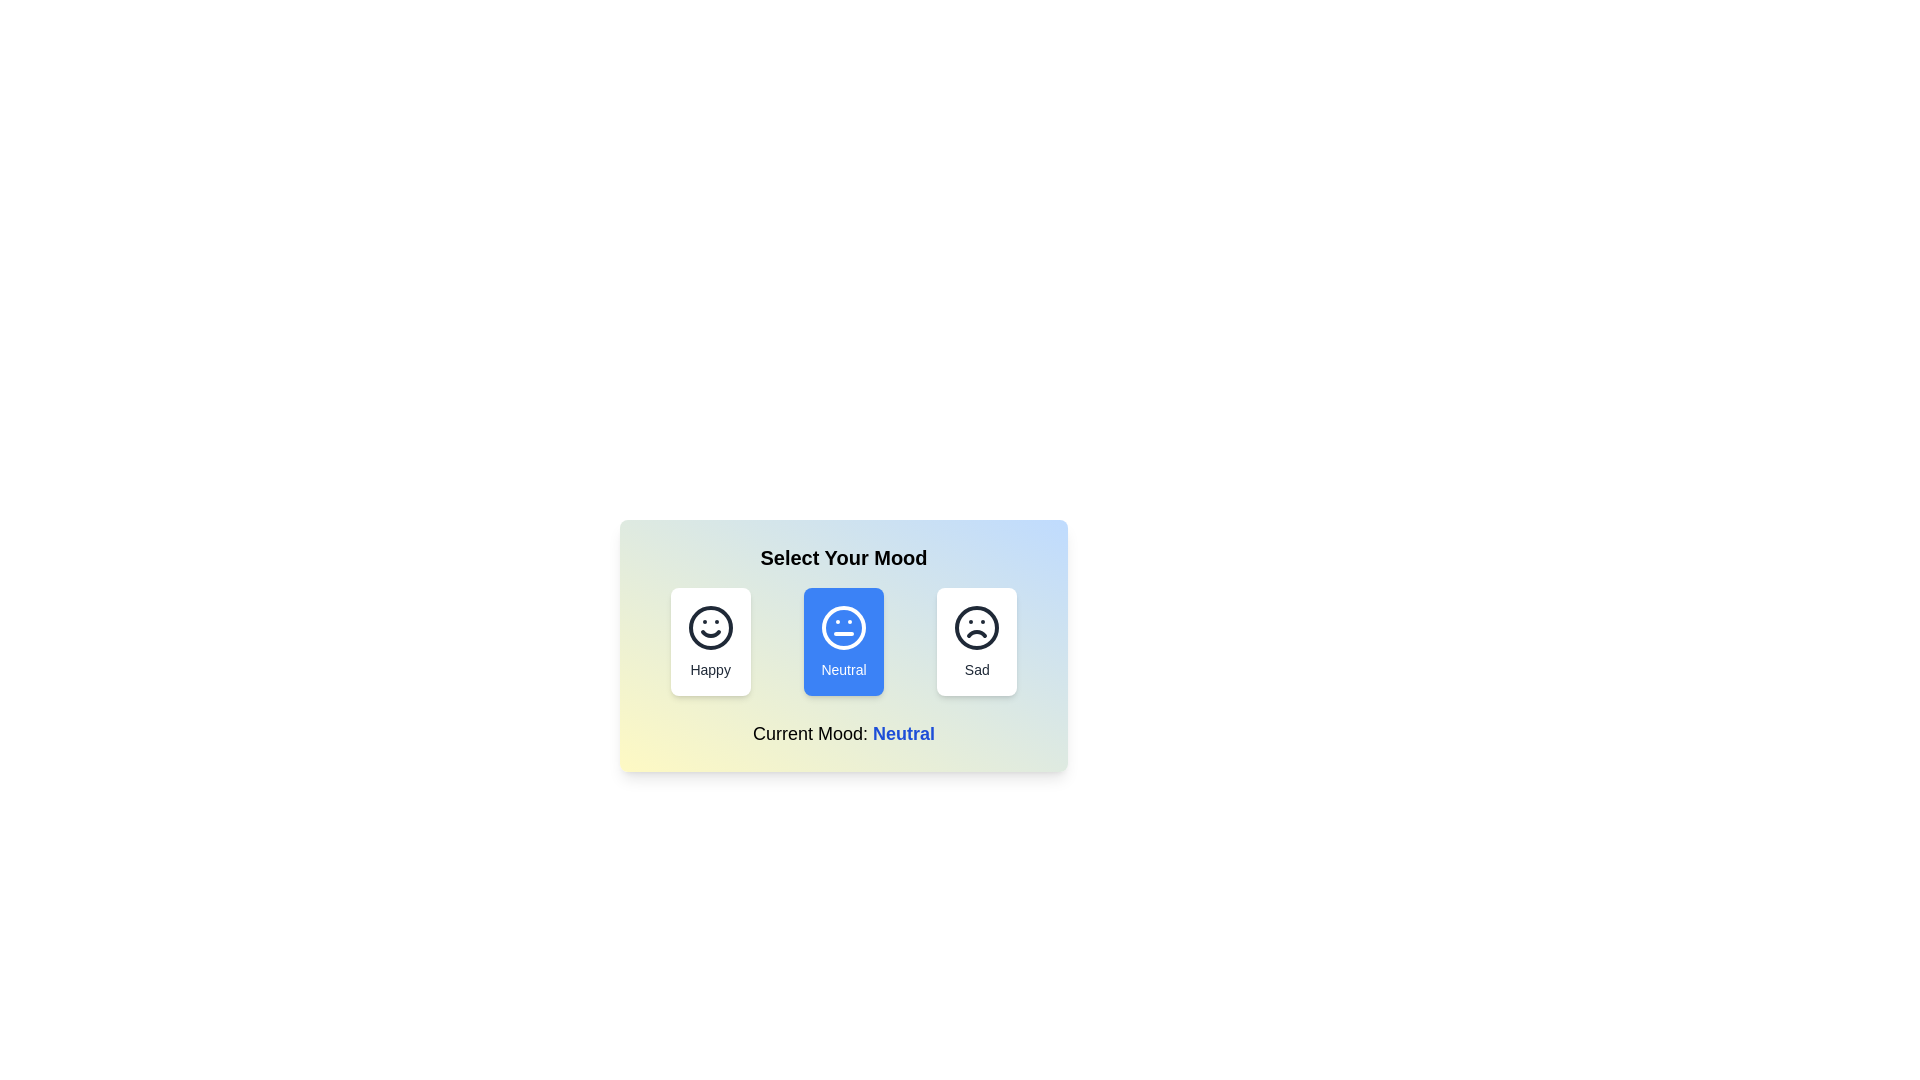 Image resolution: width=1920 pixels, height=1080 pixels. I want to click on the mood button corresponding to Happy, so click(710, 641).